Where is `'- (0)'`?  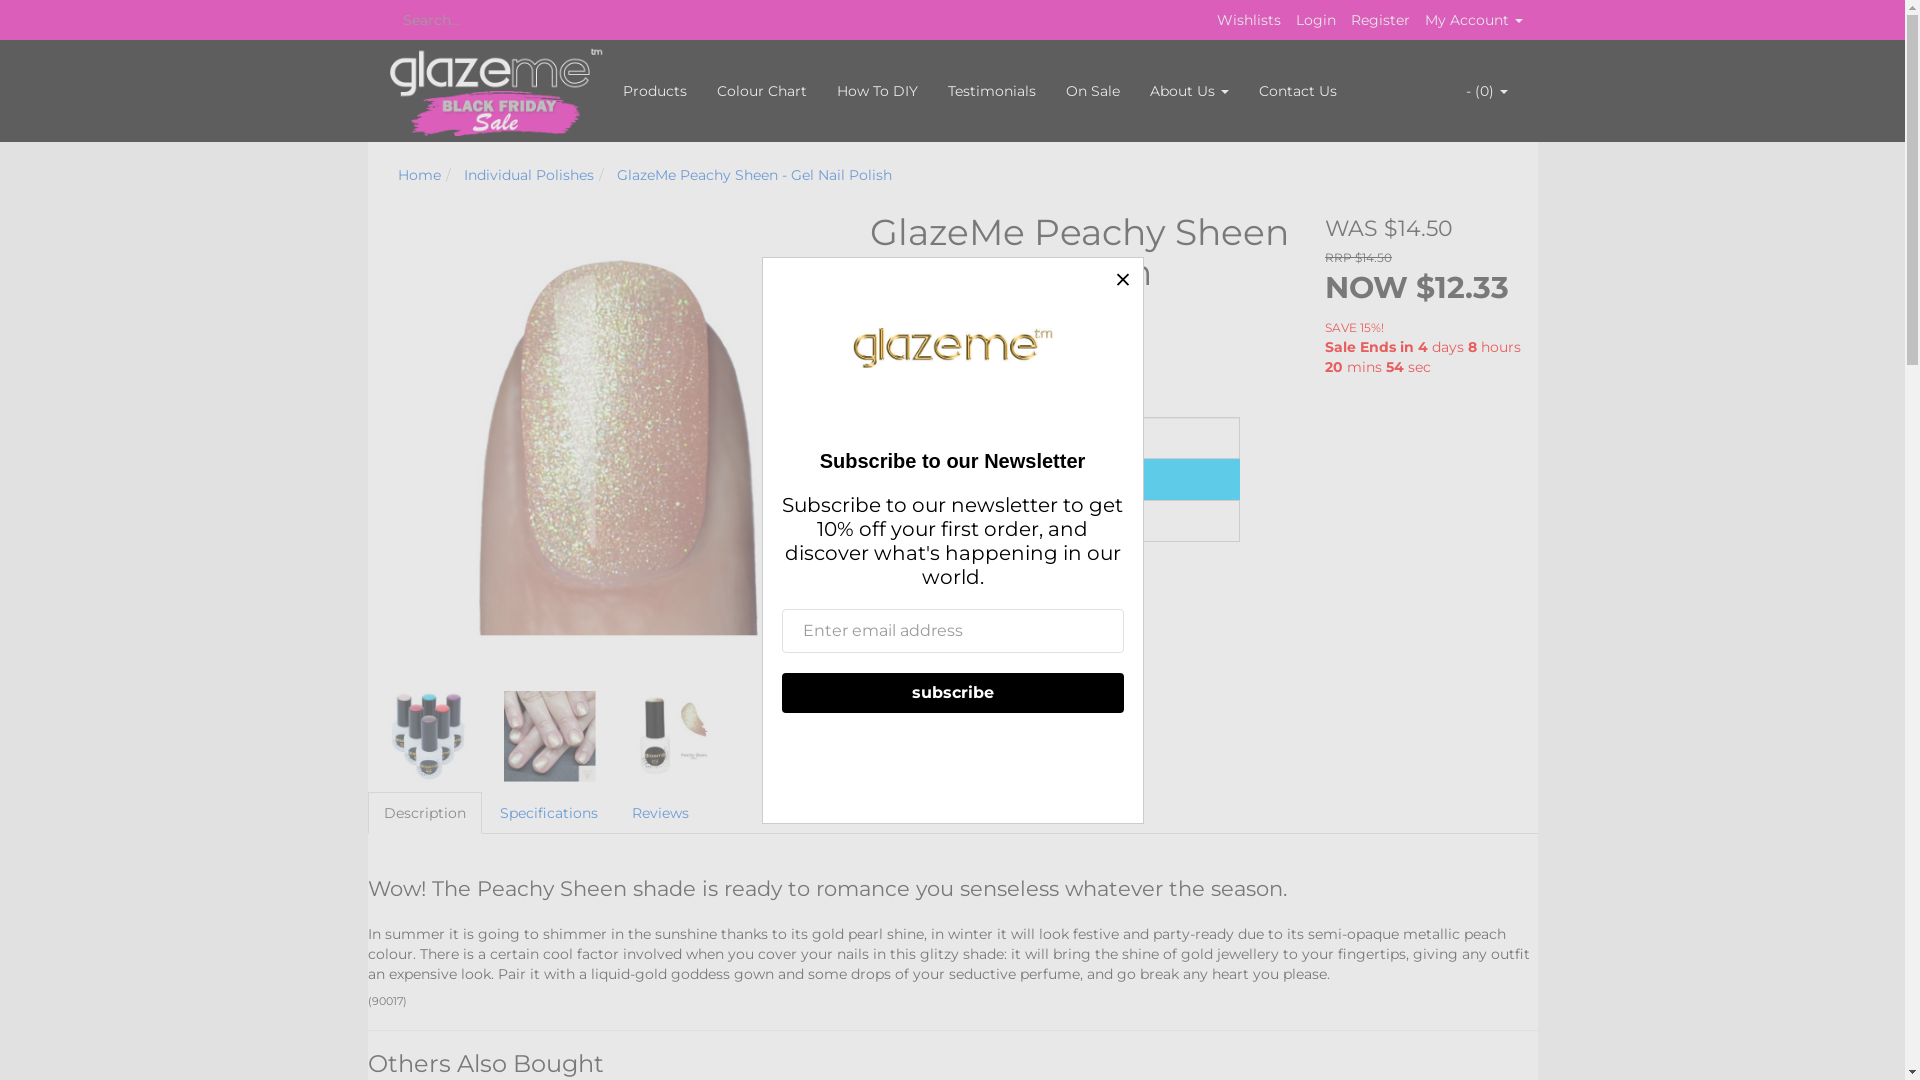 '- (0)' is located at coordinates (1486, 91).